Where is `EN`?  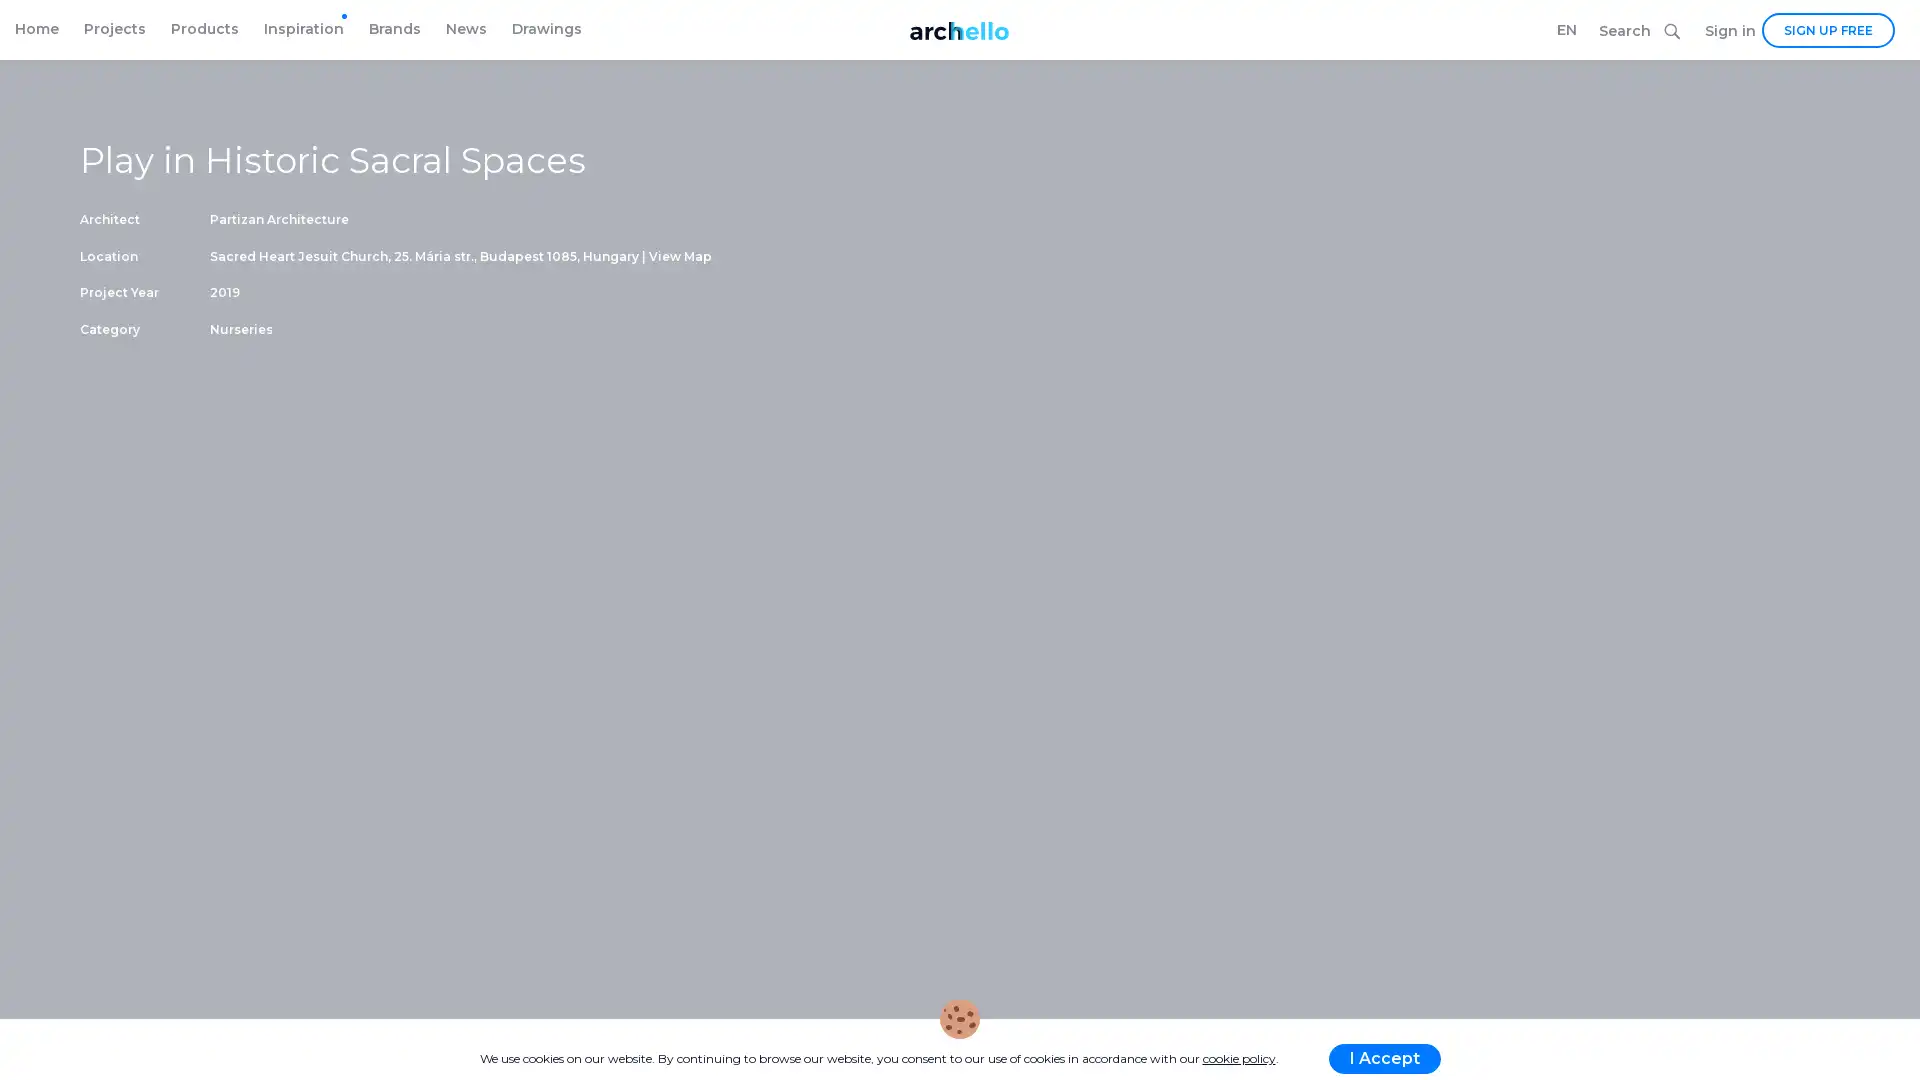 EN is located at coordinates (1565, 30).